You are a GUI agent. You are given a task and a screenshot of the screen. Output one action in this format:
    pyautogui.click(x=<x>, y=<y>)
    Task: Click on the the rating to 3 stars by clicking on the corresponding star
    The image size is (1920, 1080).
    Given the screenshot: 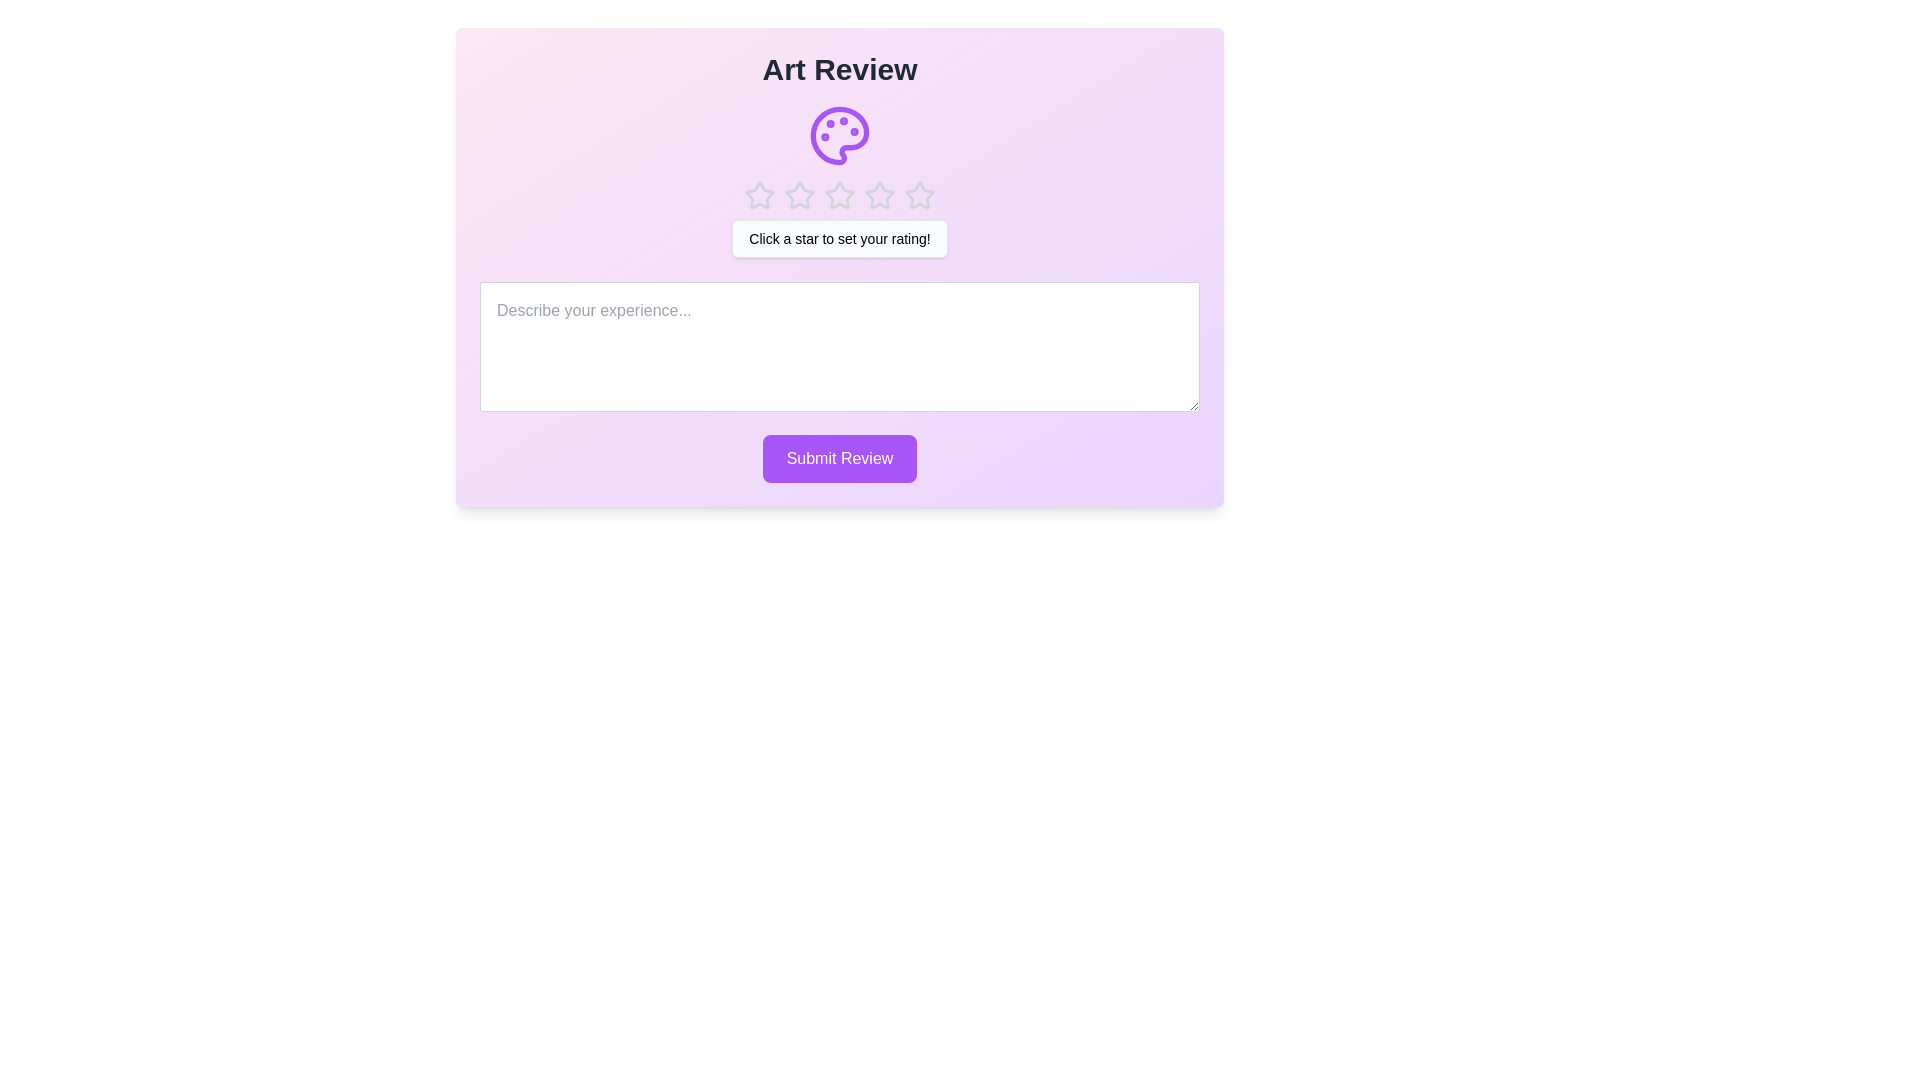 What is the action you would take?
    pyautogui.click(x=840, y=196)
    